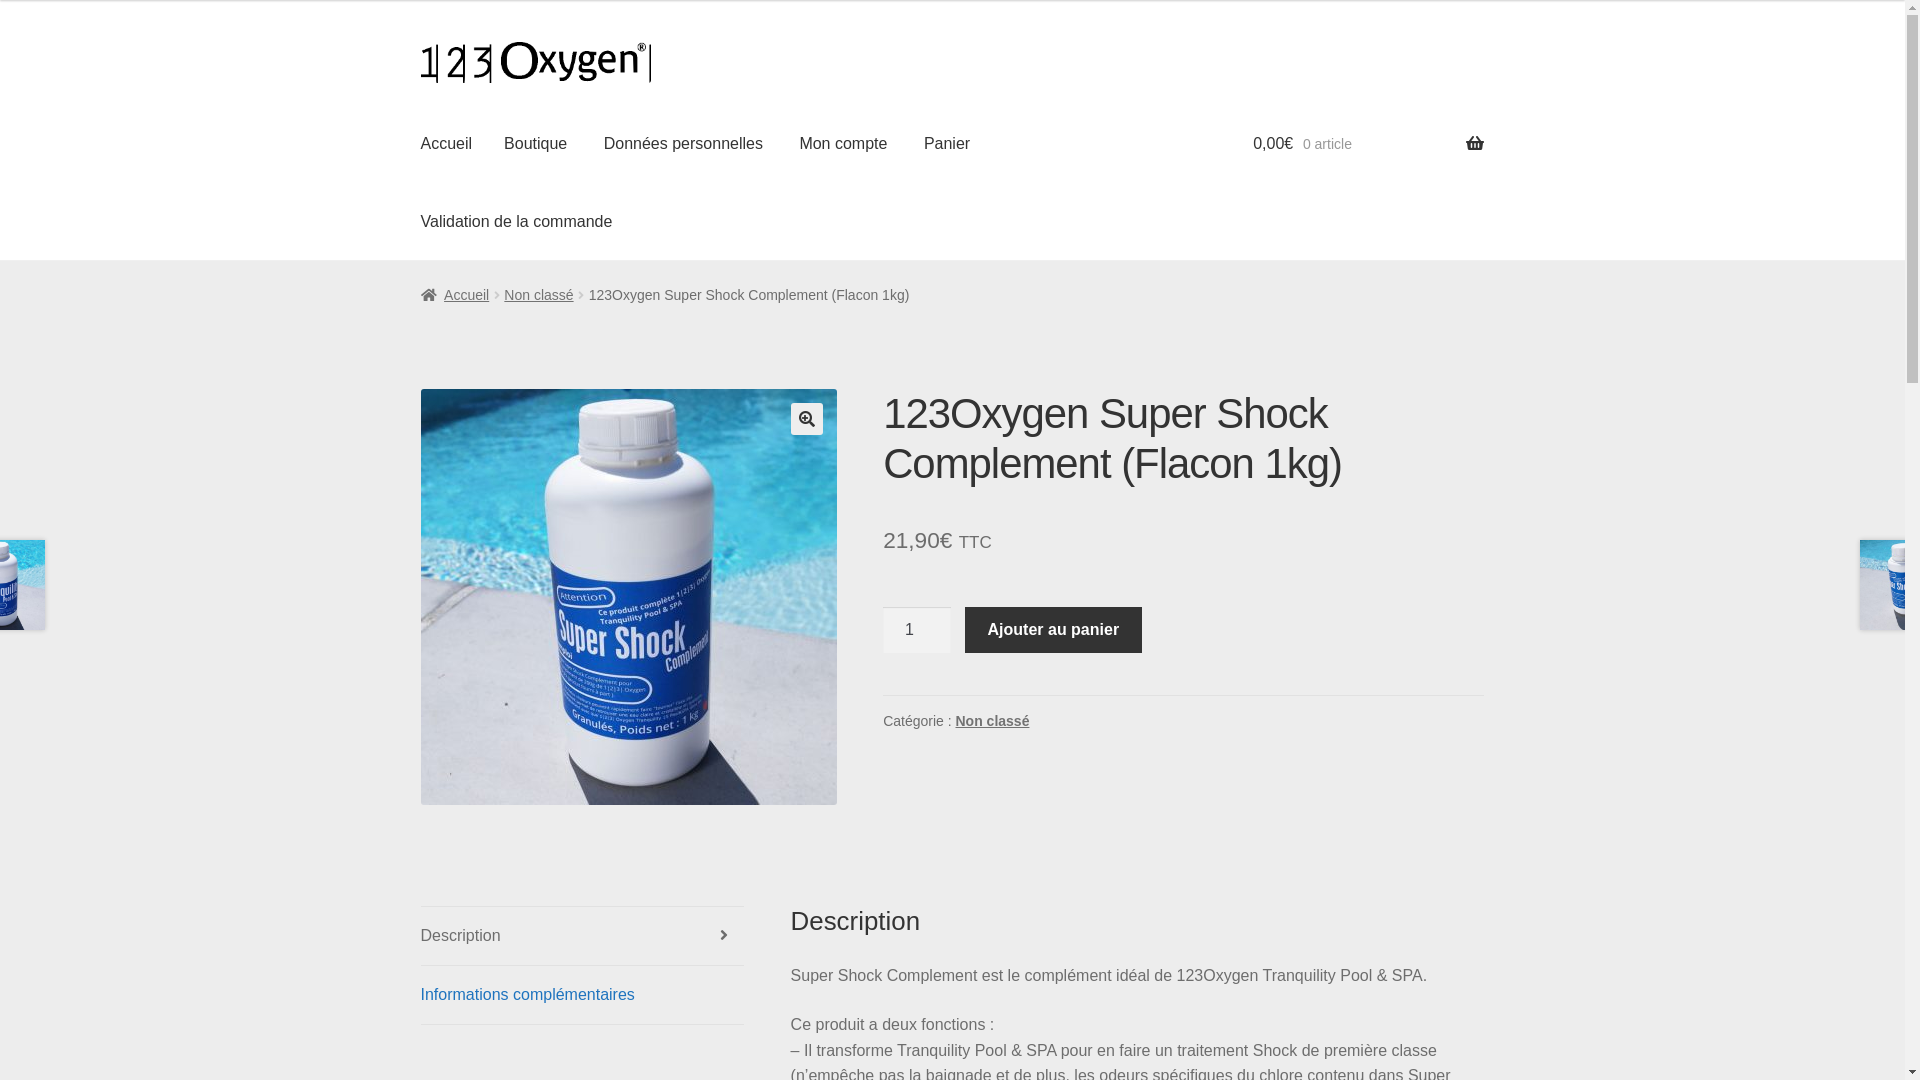 Image resolution: width=1920 pixels, height=1080 pixels. Describe the element at coordinates (535, 142) in the screenshot. I see `'Boutique'` at that location.